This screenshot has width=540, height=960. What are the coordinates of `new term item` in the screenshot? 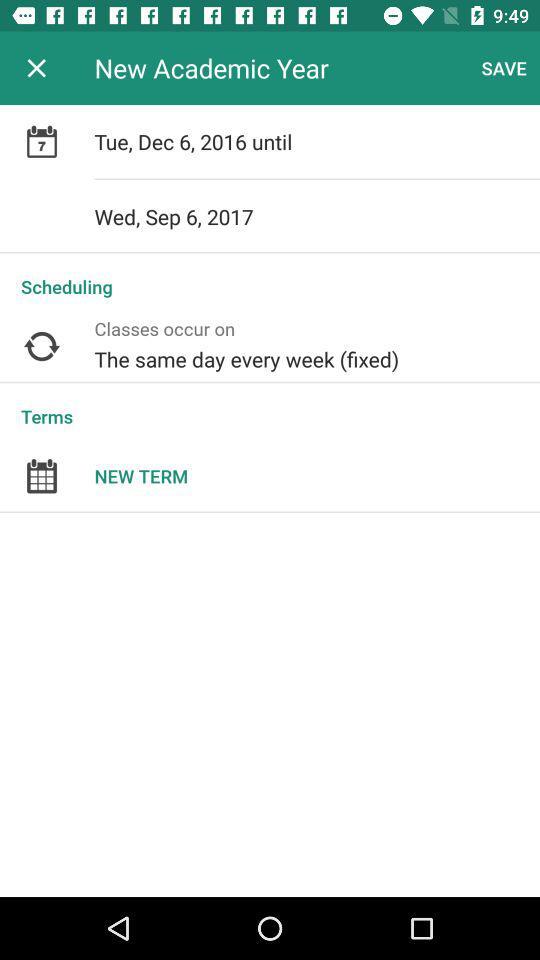 It's located at (317, 476).